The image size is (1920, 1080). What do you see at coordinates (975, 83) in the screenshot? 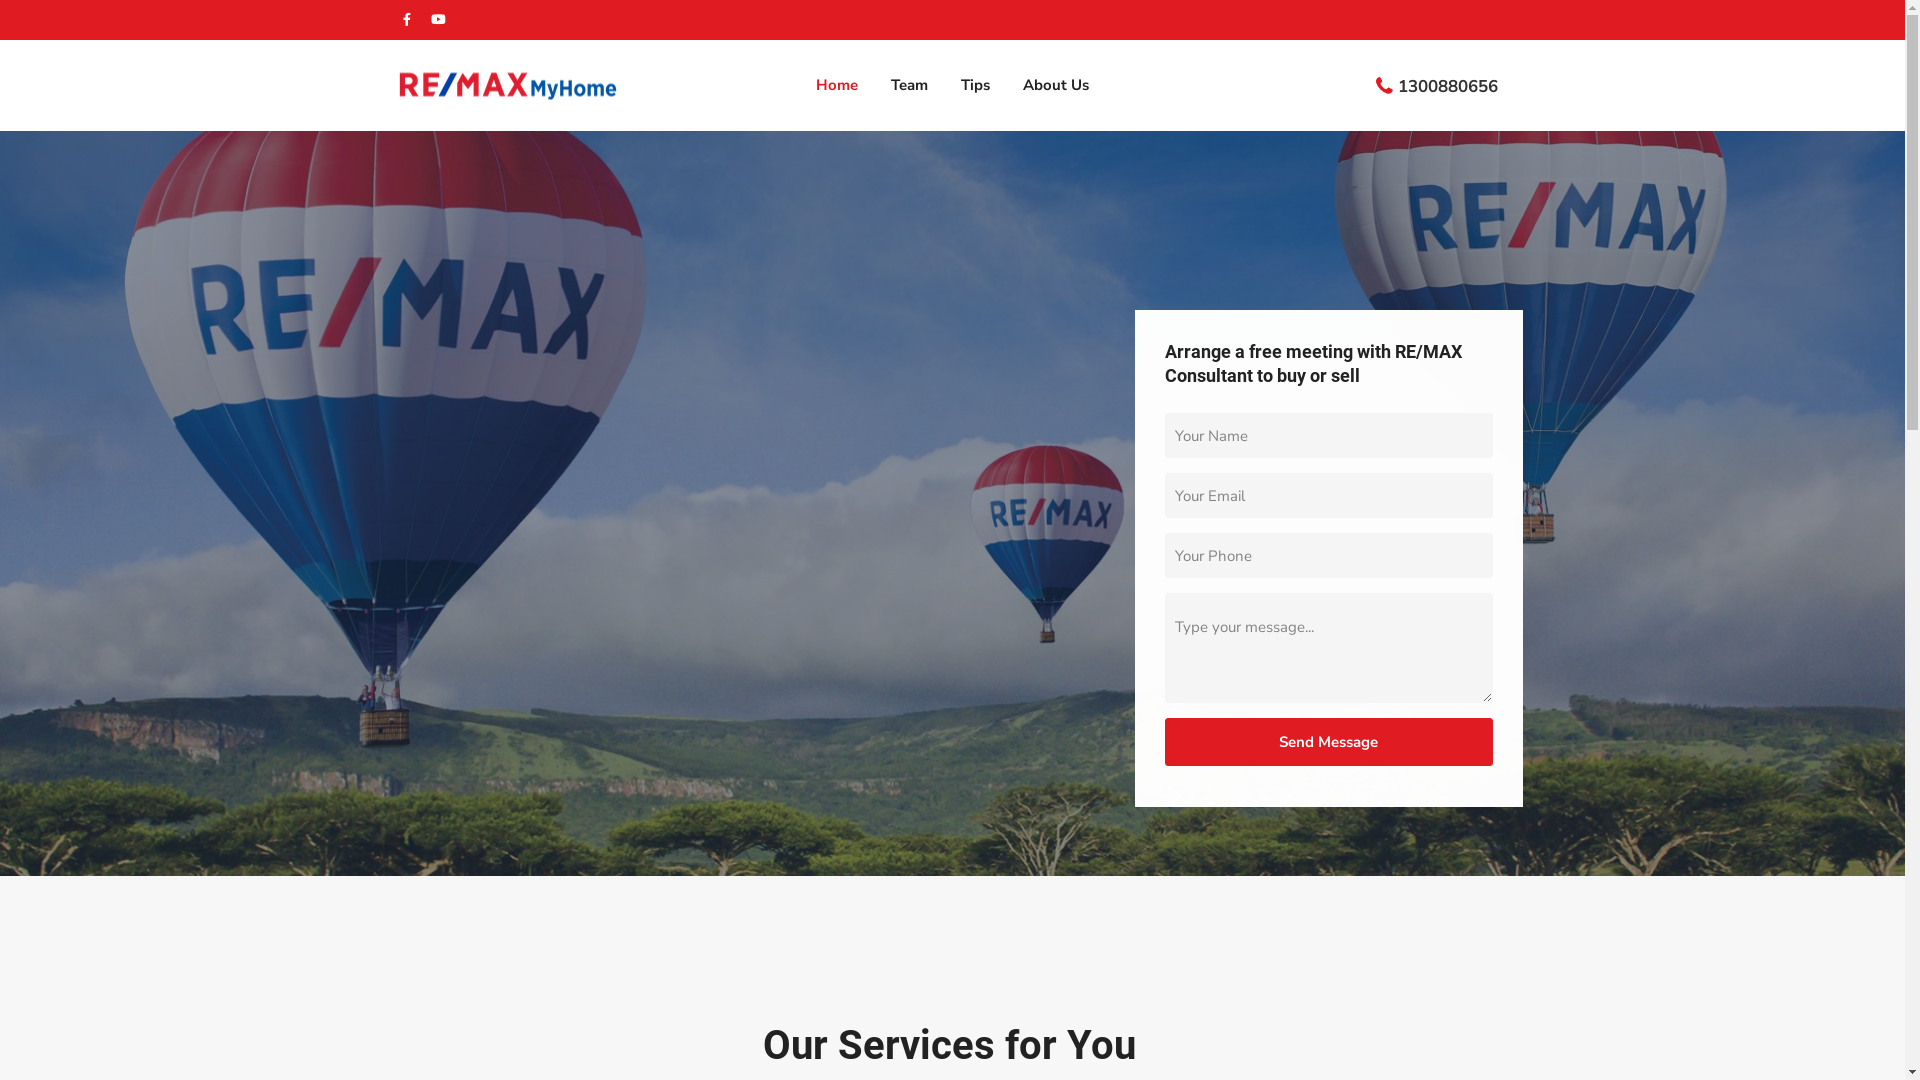
I see `'Tips'` at bounding box center [975, 83].